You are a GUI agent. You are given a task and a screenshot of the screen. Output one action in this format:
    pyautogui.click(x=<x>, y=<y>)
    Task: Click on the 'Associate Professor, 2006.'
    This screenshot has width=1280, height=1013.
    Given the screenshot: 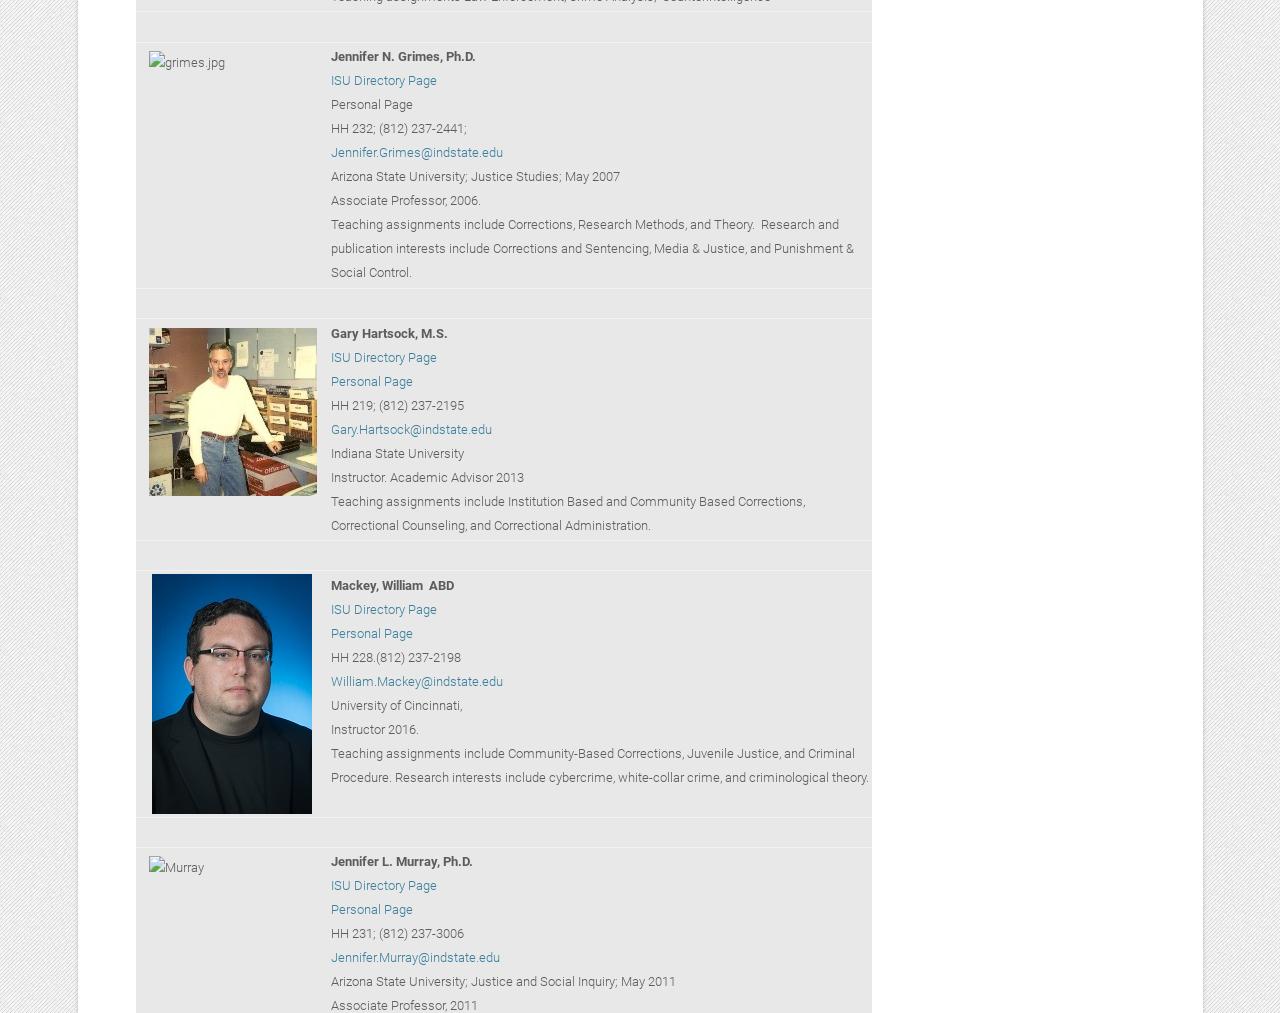 What is the action you would take?
    pyautogui.click(x=329, y=200)
    